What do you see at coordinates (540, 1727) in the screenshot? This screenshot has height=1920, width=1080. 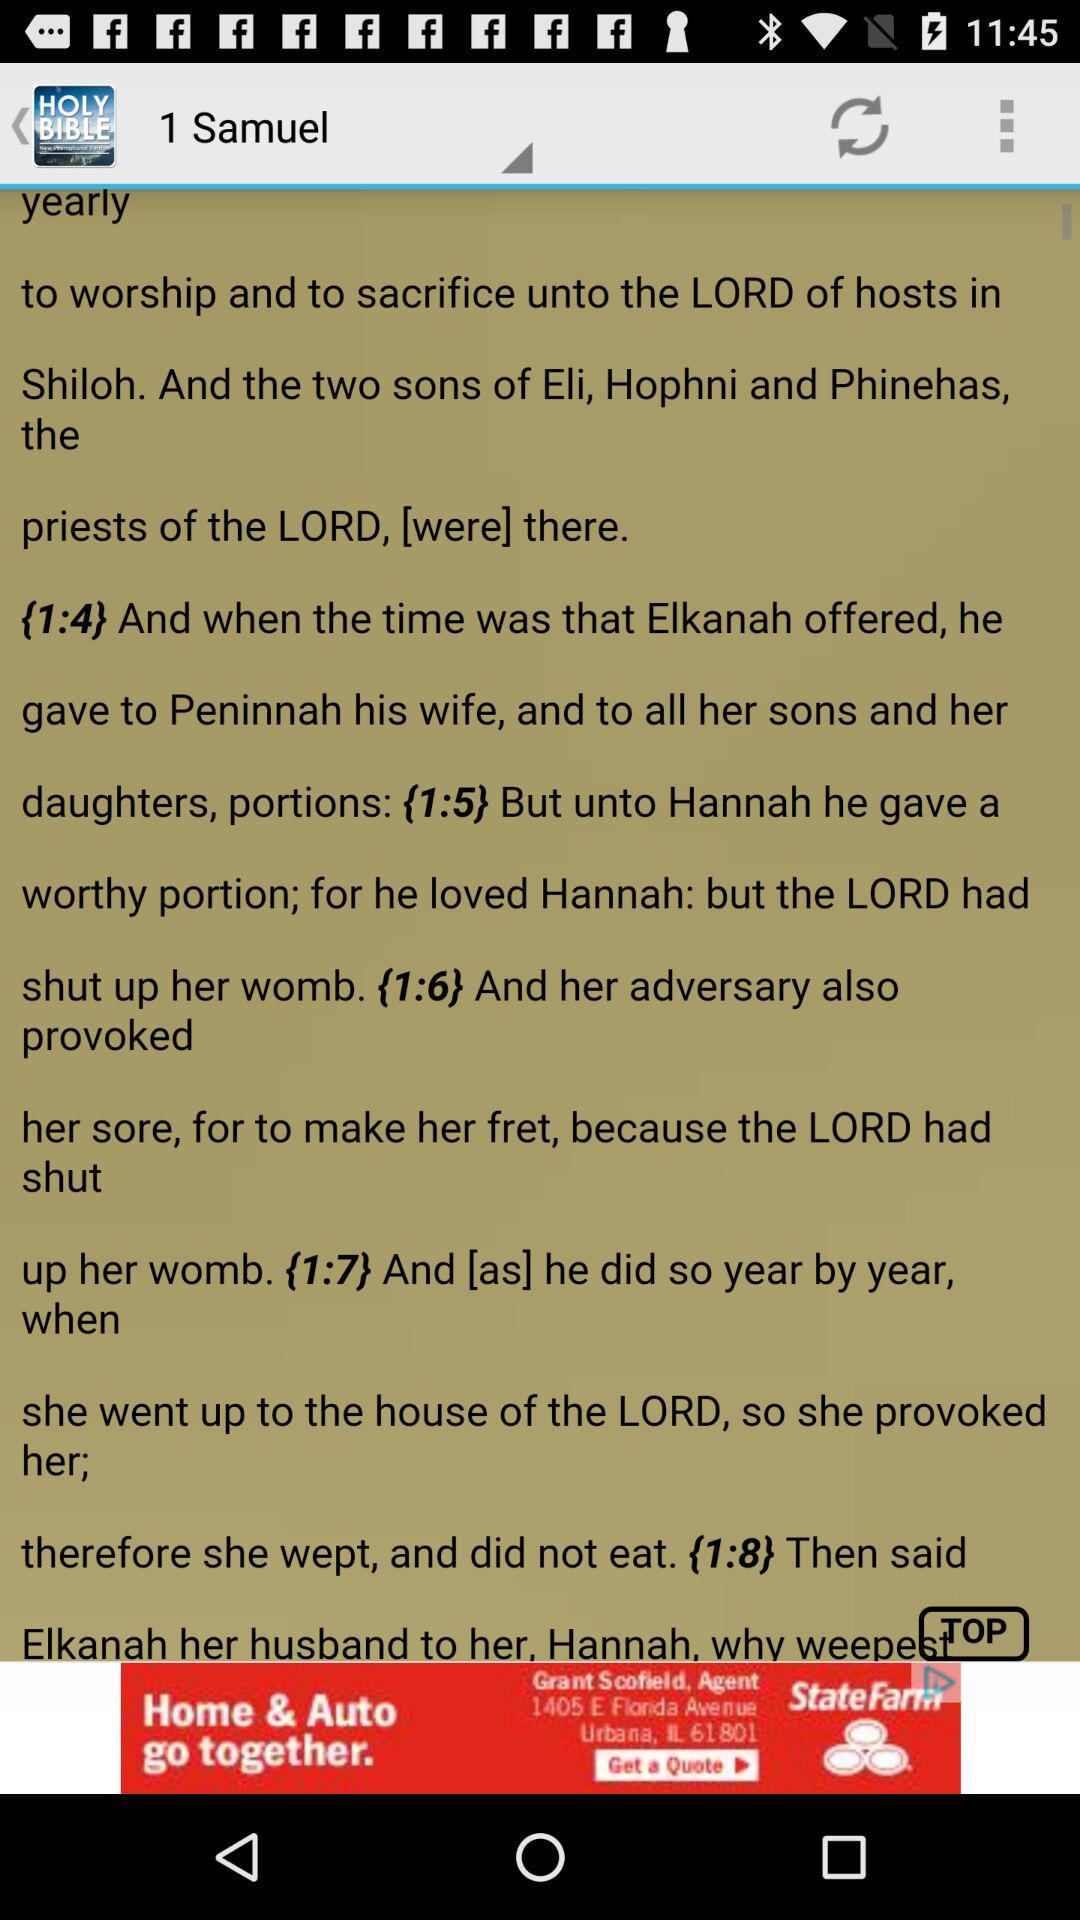 I see `advertisement` at bounding box center [540, 1727].